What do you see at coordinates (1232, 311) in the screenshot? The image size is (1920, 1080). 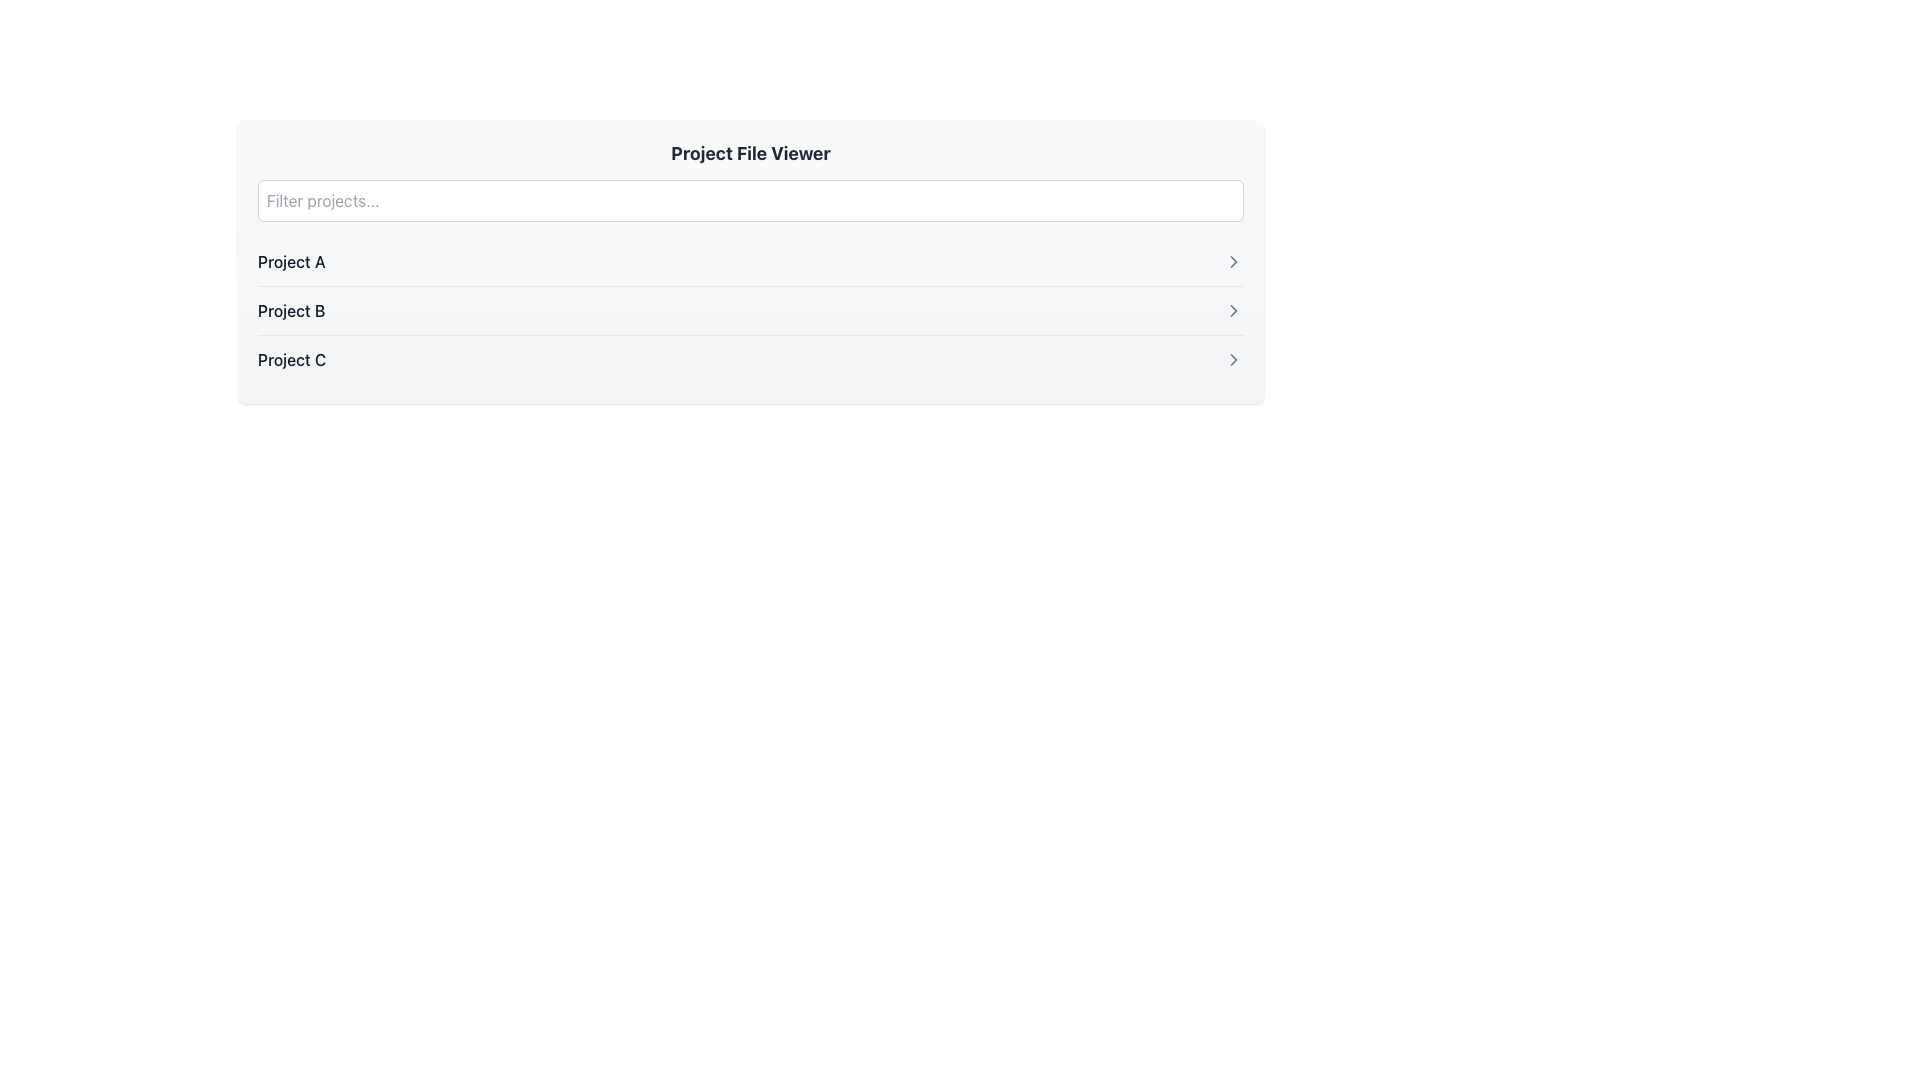 I see `the right-pointing Chevron icon located at the far-right of the list entry labeled 'Project B'` at bounding box center [1232, 311].